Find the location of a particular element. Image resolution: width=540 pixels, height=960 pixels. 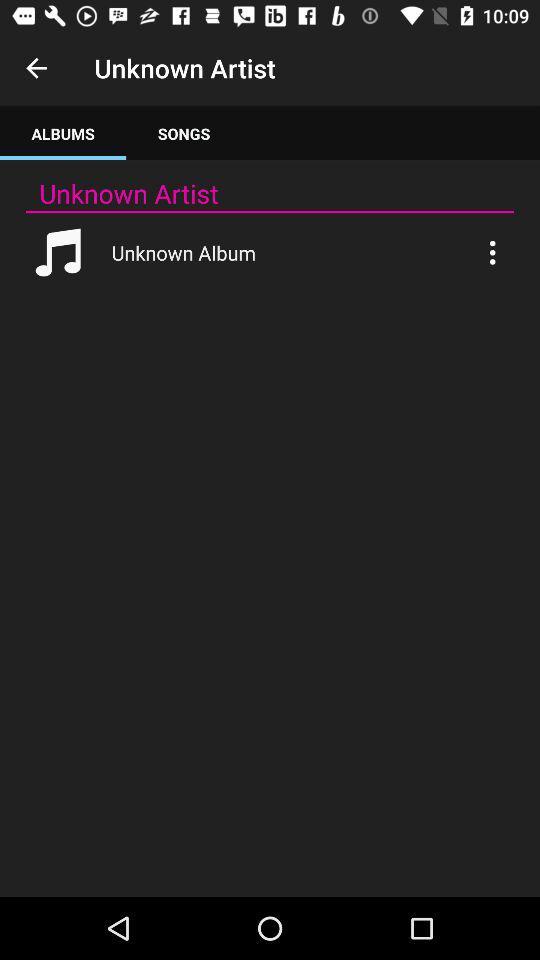

the songs item is located at coordinates (184, 132).